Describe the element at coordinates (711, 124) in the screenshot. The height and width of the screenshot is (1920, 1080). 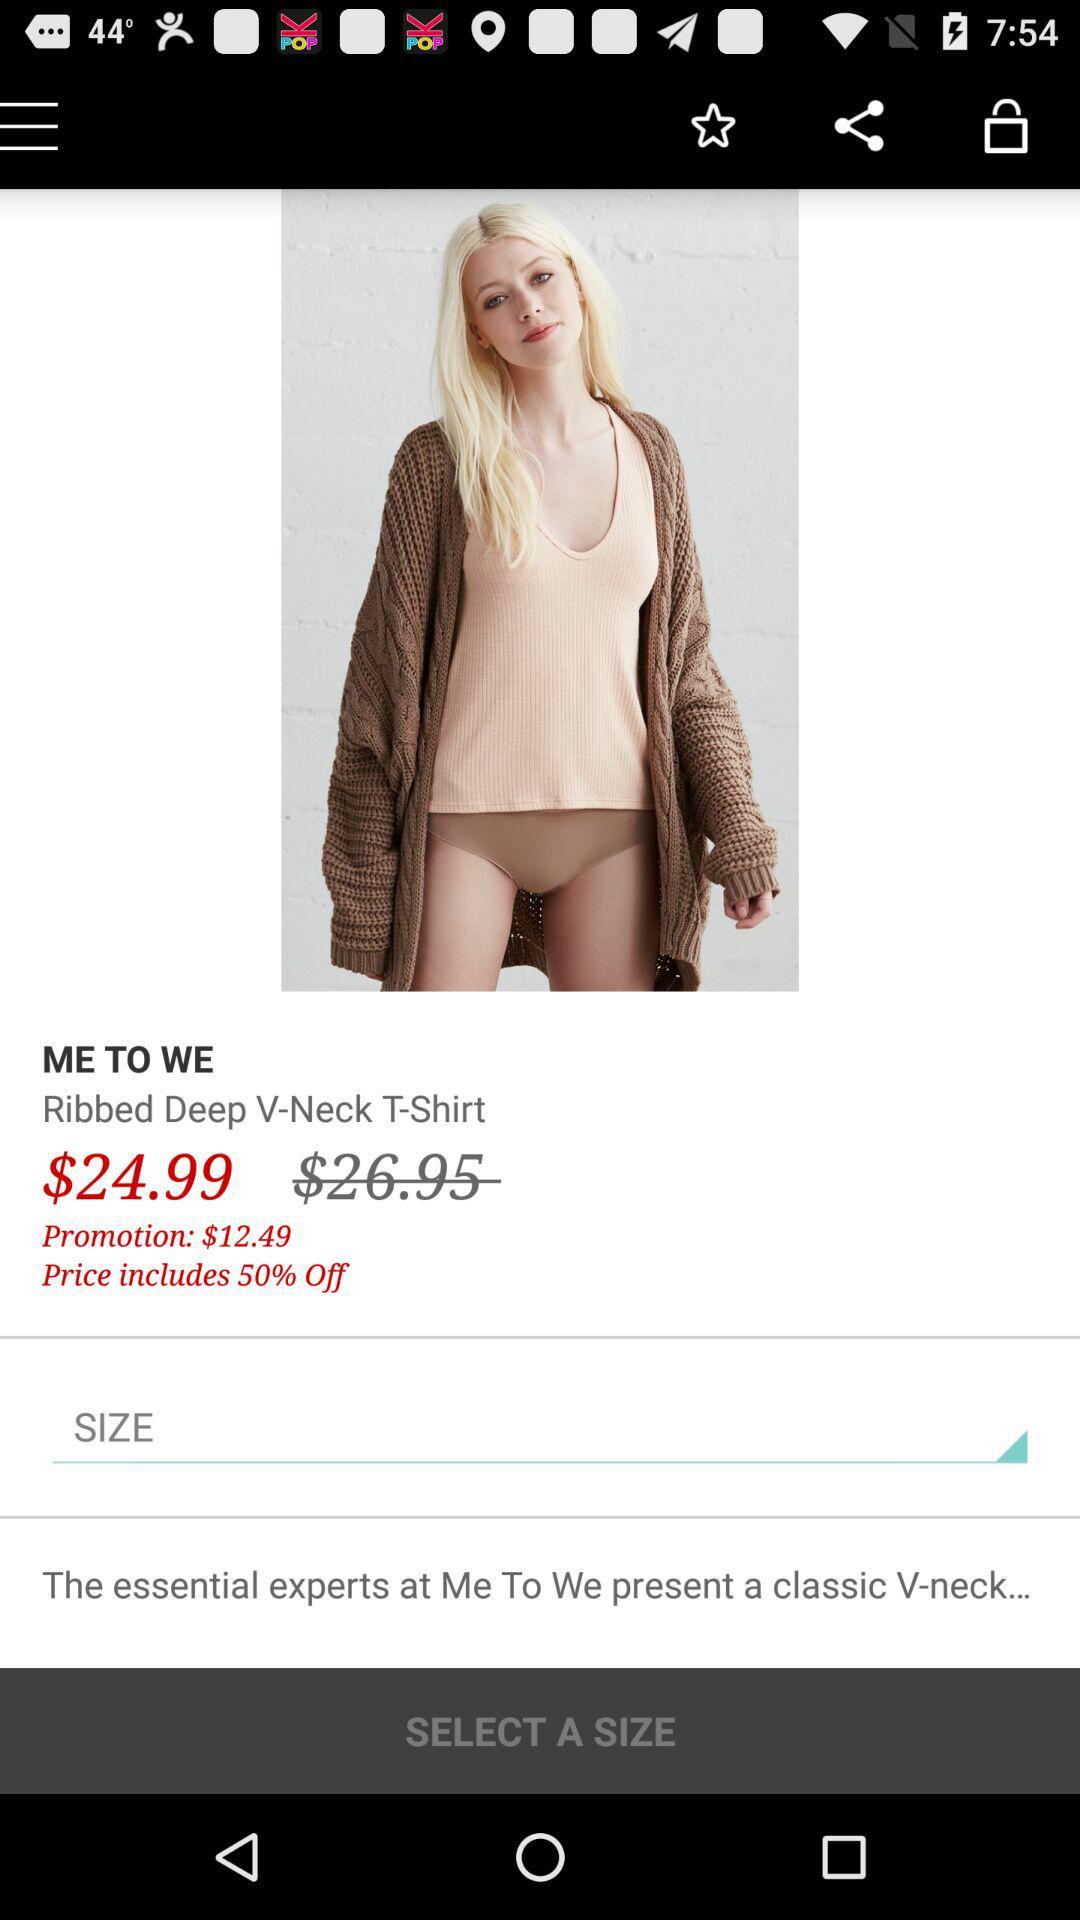
I see `the start symbol` at that location.